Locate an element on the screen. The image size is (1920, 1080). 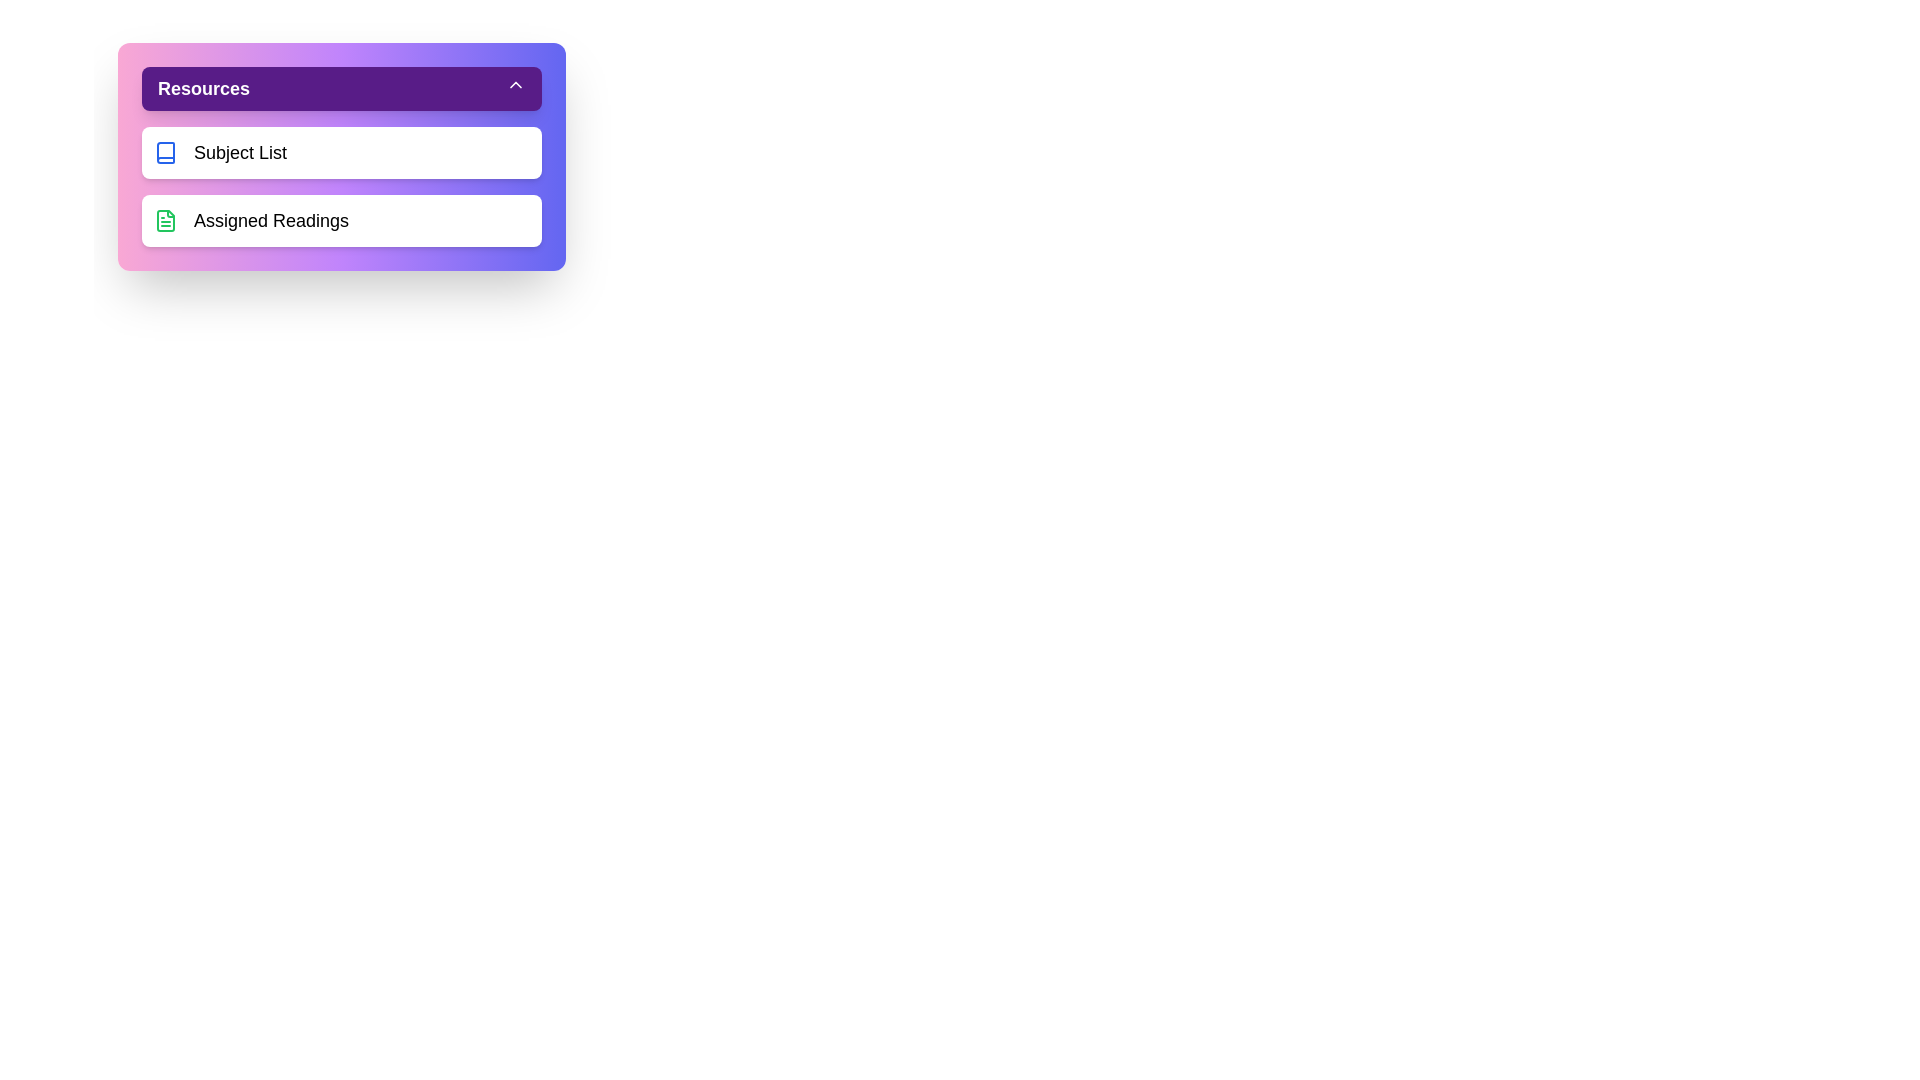
the icon indicating the 'Assigned Readings' menu item located to the left of the text label under the 'Resources' section is located at coordinates (166, 220).